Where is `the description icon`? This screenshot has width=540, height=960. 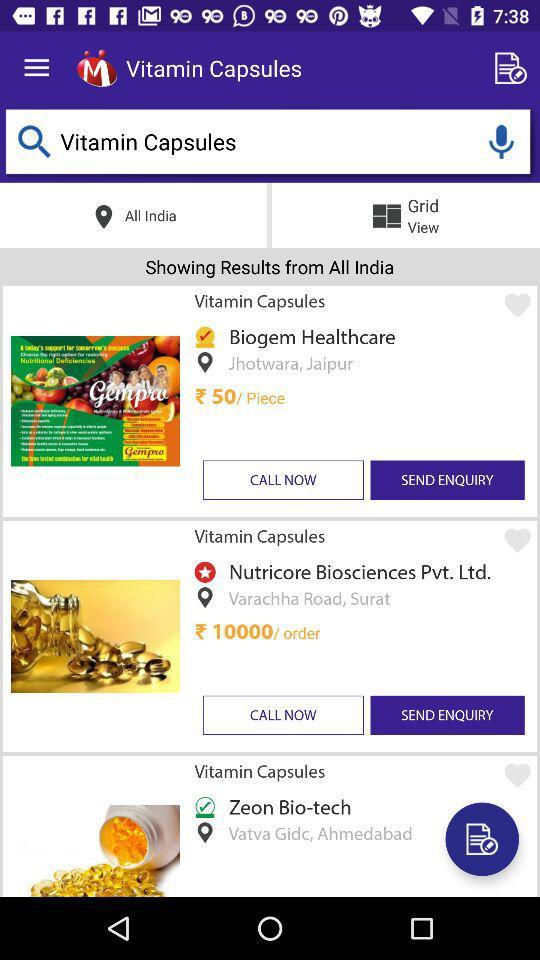 the description icon is located at coordinates (481, 839).